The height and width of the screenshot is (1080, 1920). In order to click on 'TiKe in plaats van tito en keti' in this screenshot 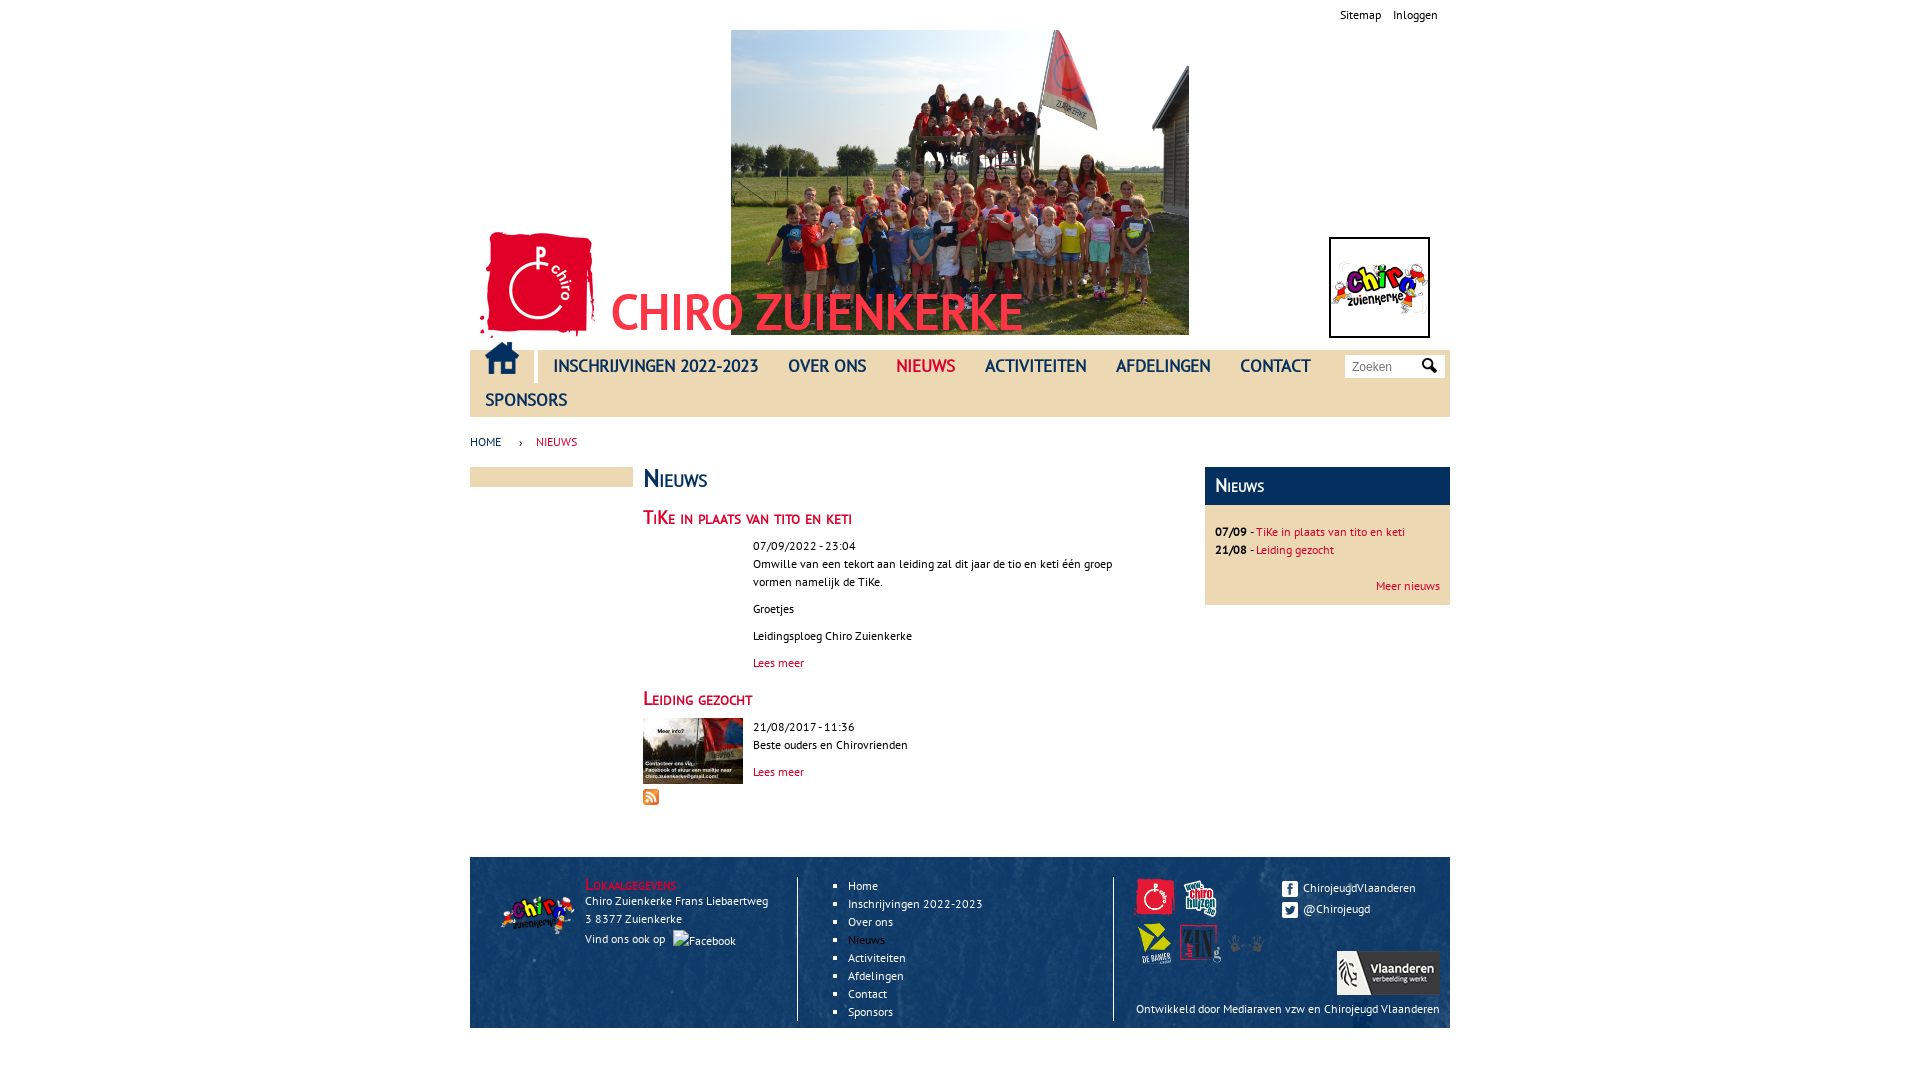, I will do `click(1255, 530)`.